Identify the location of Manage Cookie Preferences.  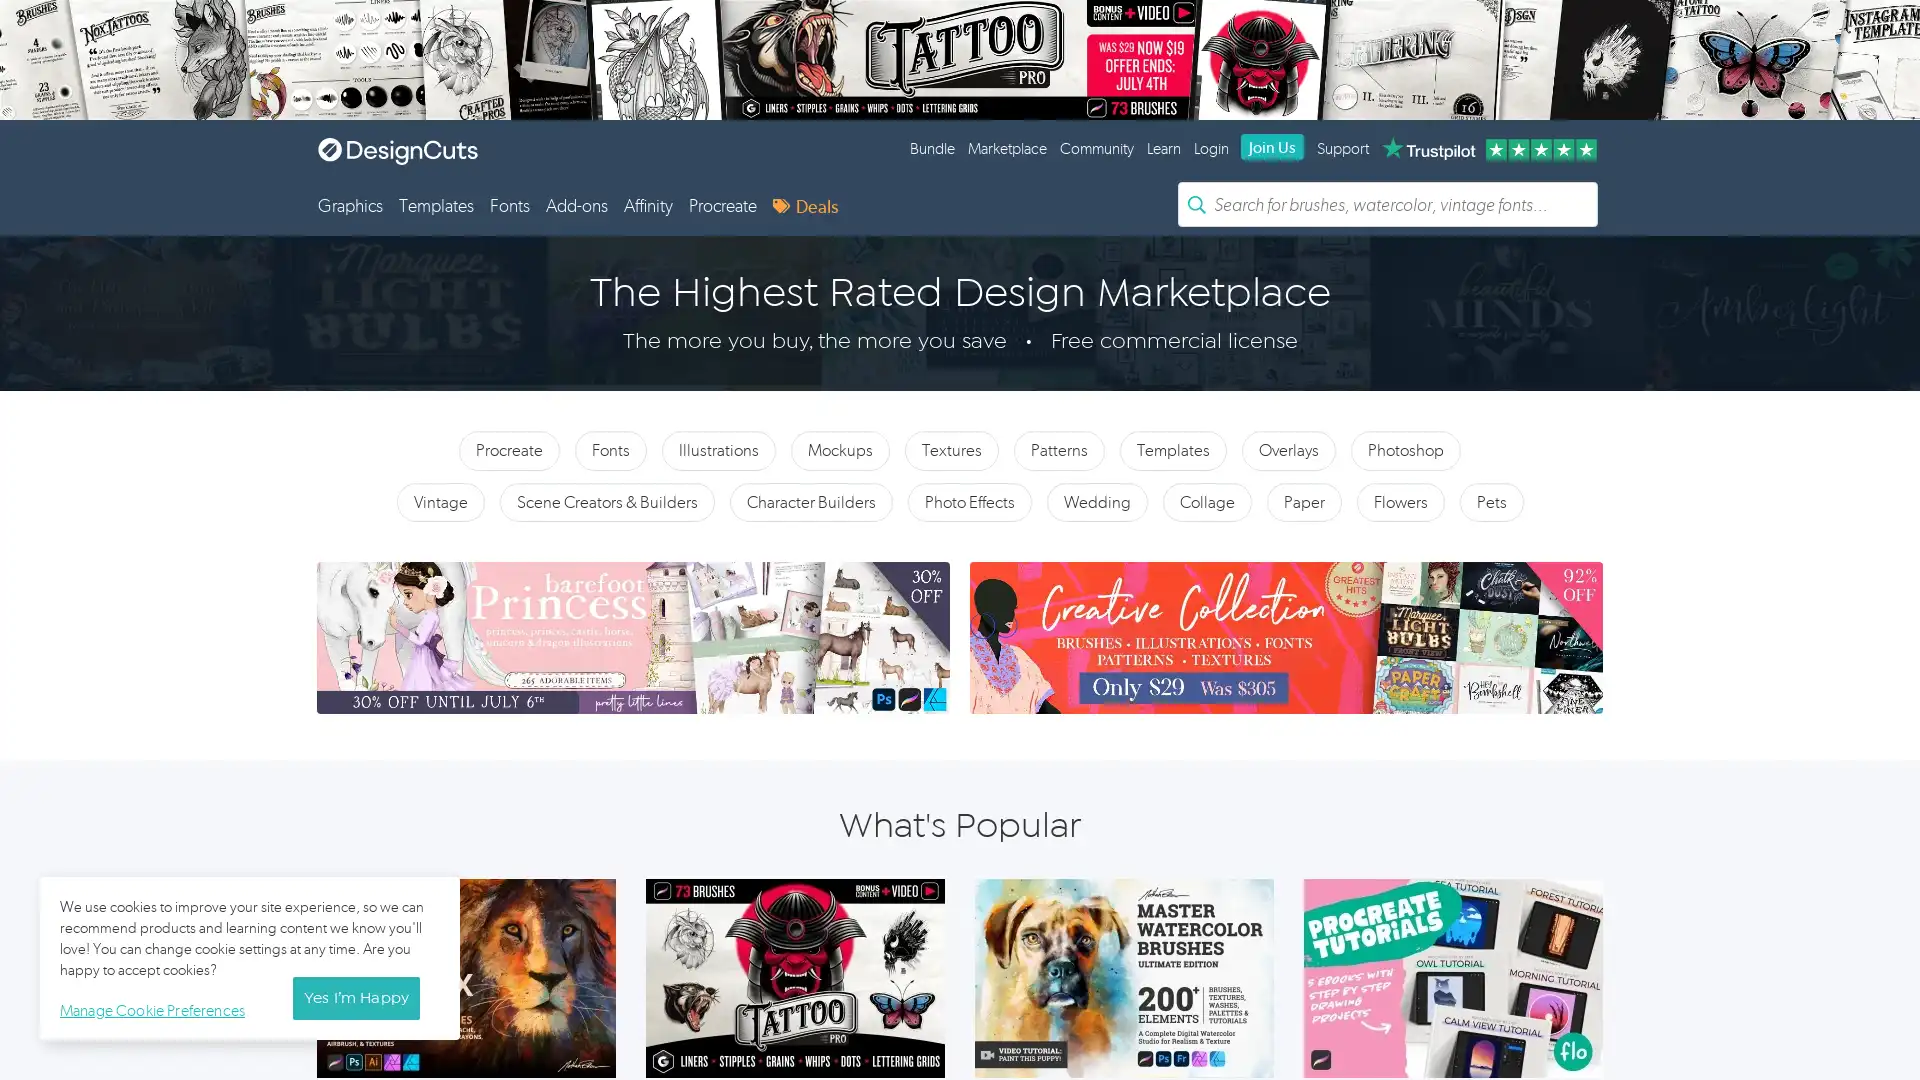
(156, 1007).